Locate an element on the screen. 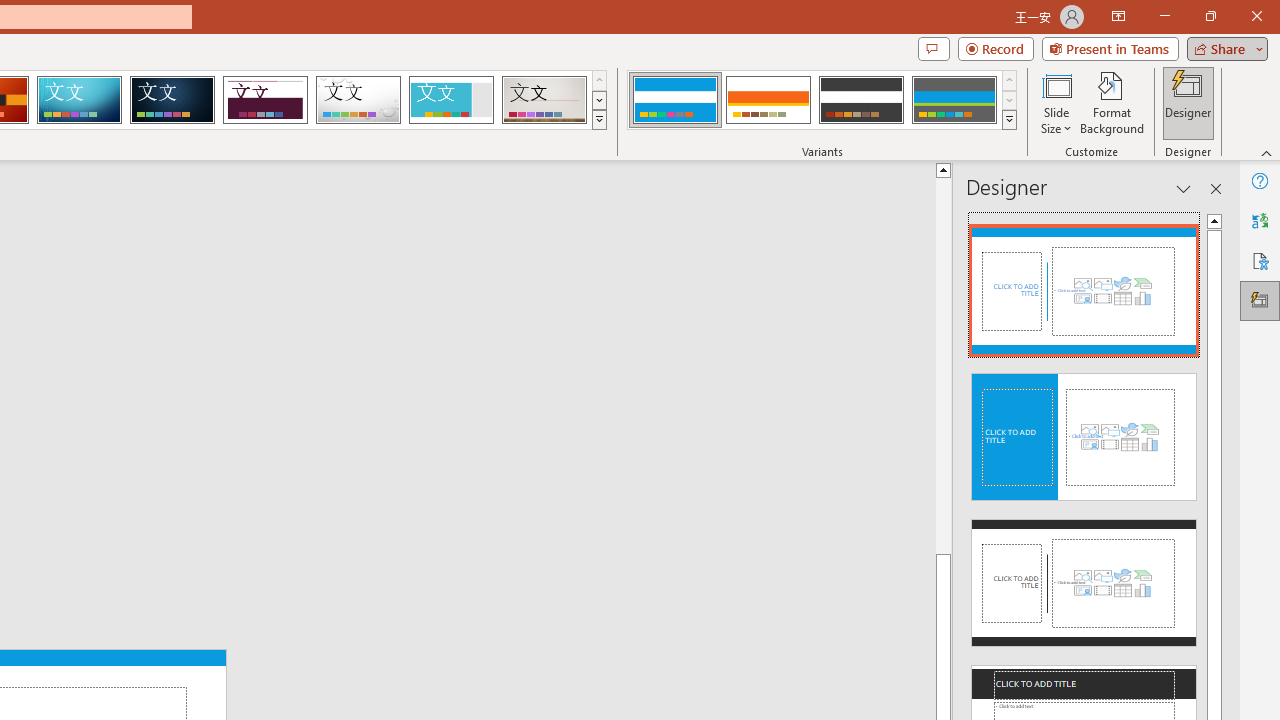 Image resolution: width=1280 pixels, height=720 pixels. 'Circuit' is located at coordinates (79, 100).